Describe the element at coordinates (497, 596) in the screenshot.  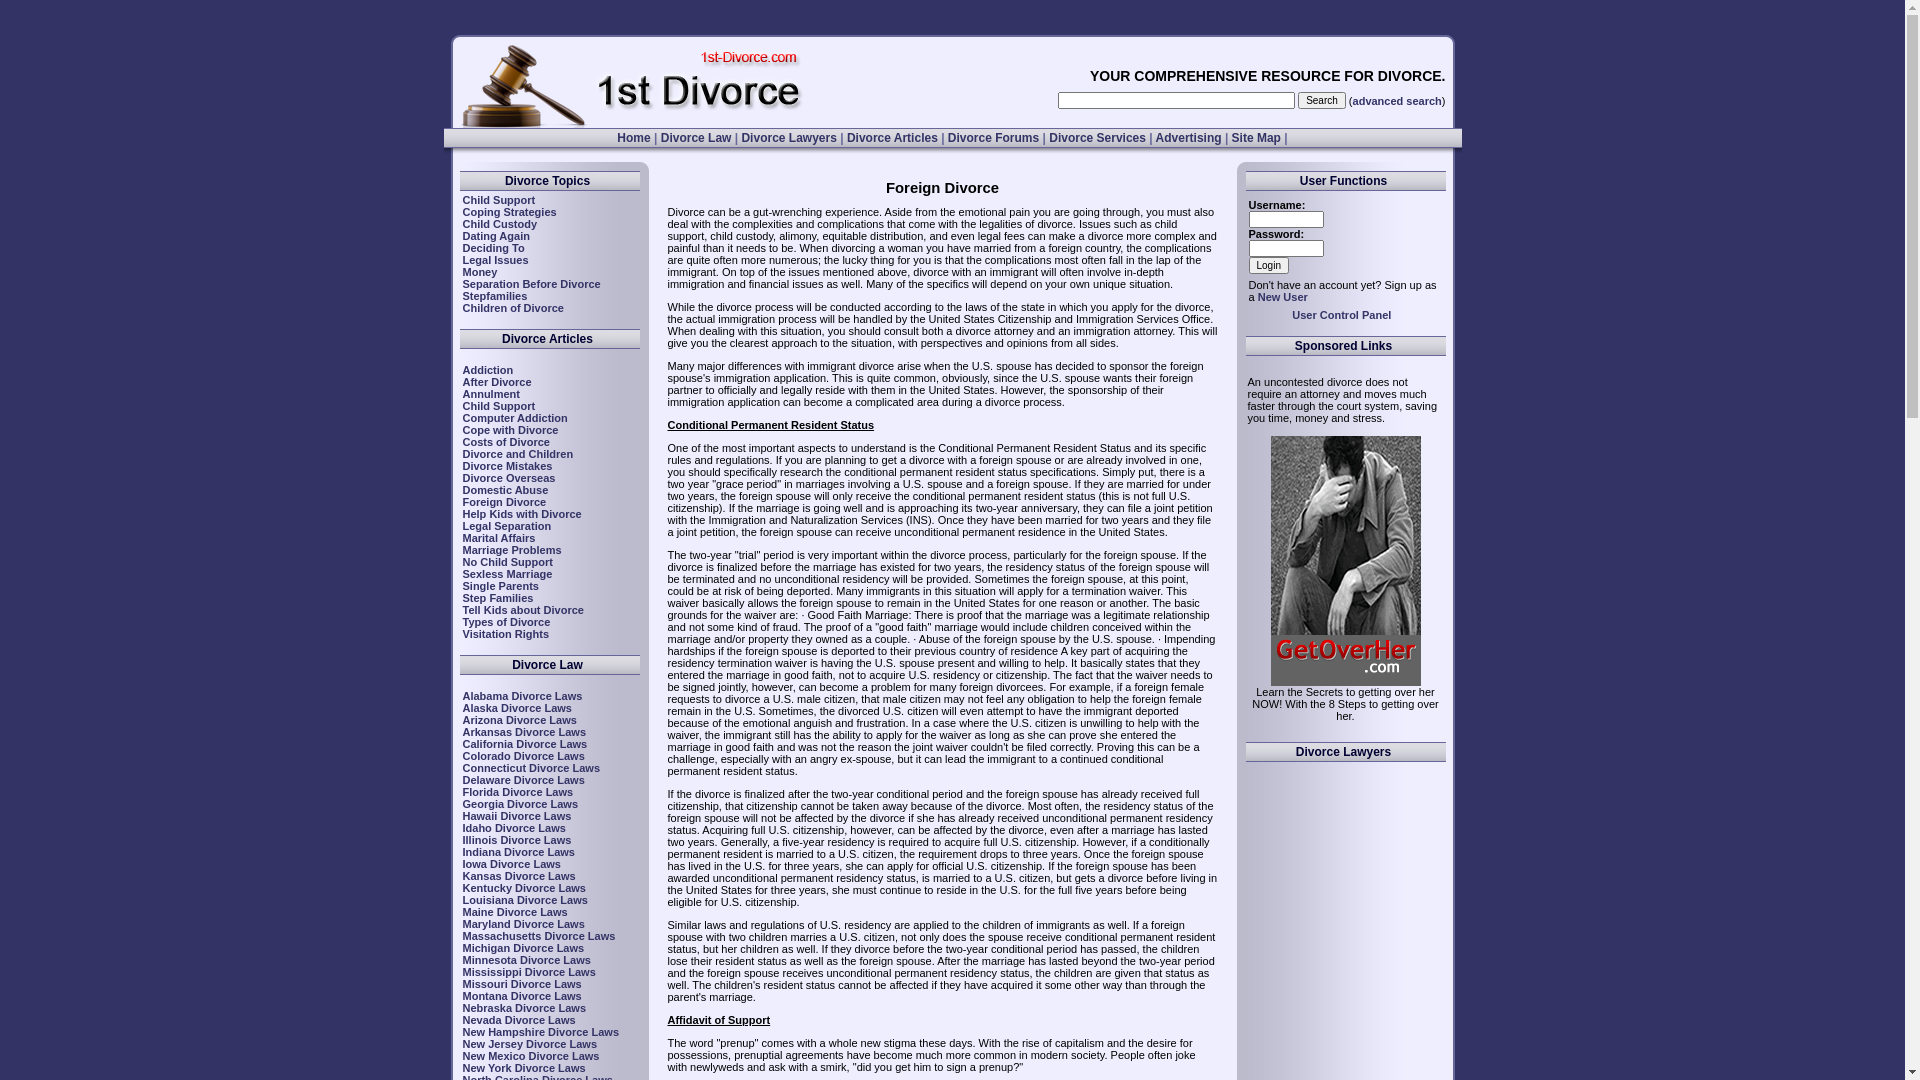
I see `'Step Families'` at that location.